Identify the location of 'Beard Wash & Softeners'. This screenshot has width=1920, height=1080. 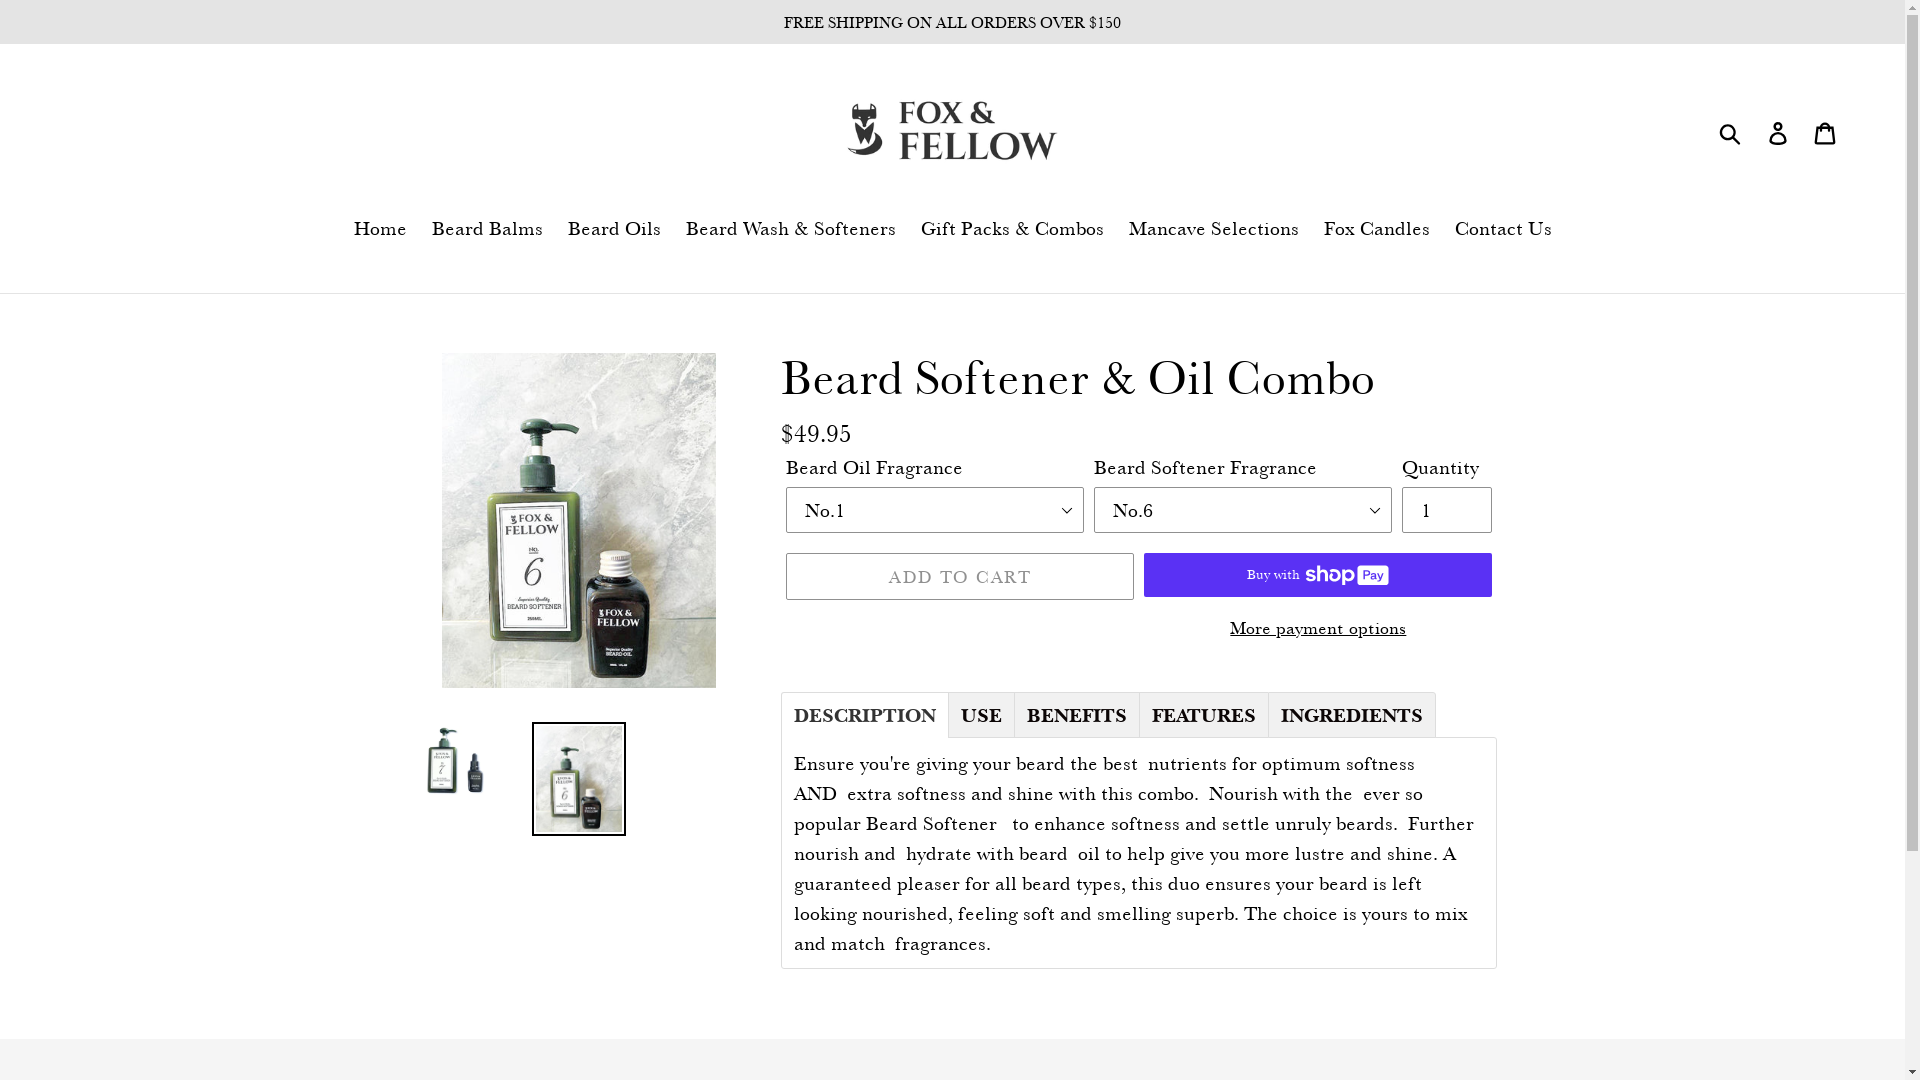
(790, 228).